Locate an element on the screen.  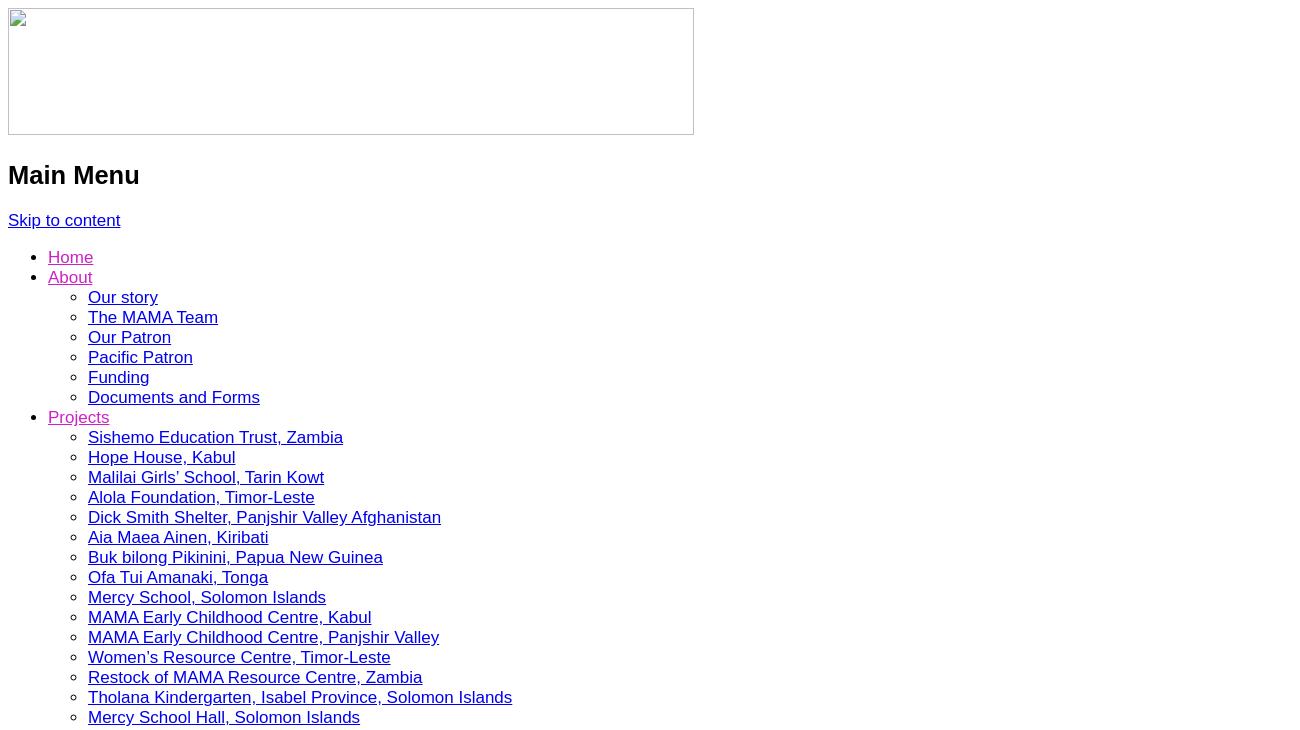
'Funding' is located at coordinates (88, 376).